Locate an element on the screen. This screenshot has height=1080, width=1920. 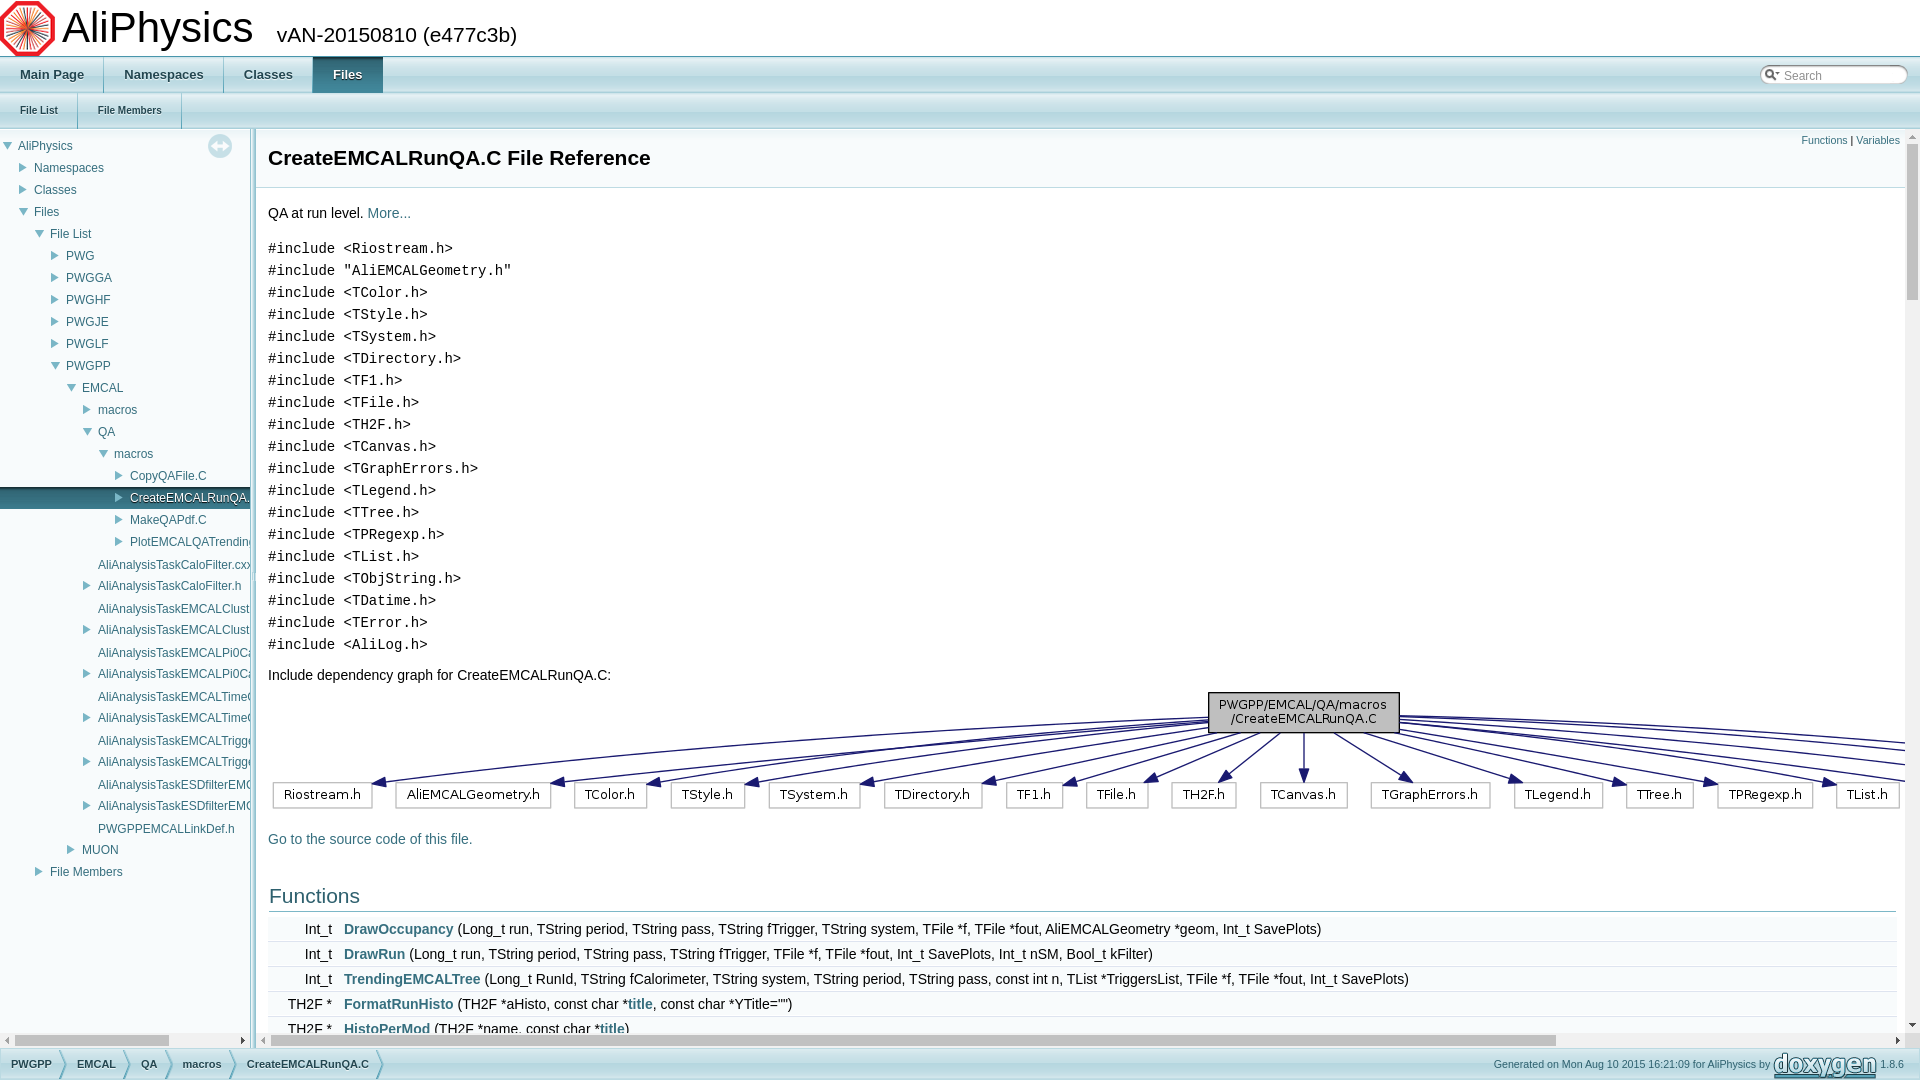
'AliAnalysisTaskEMCALClusterize.h' is located at coordinates (191, 628).